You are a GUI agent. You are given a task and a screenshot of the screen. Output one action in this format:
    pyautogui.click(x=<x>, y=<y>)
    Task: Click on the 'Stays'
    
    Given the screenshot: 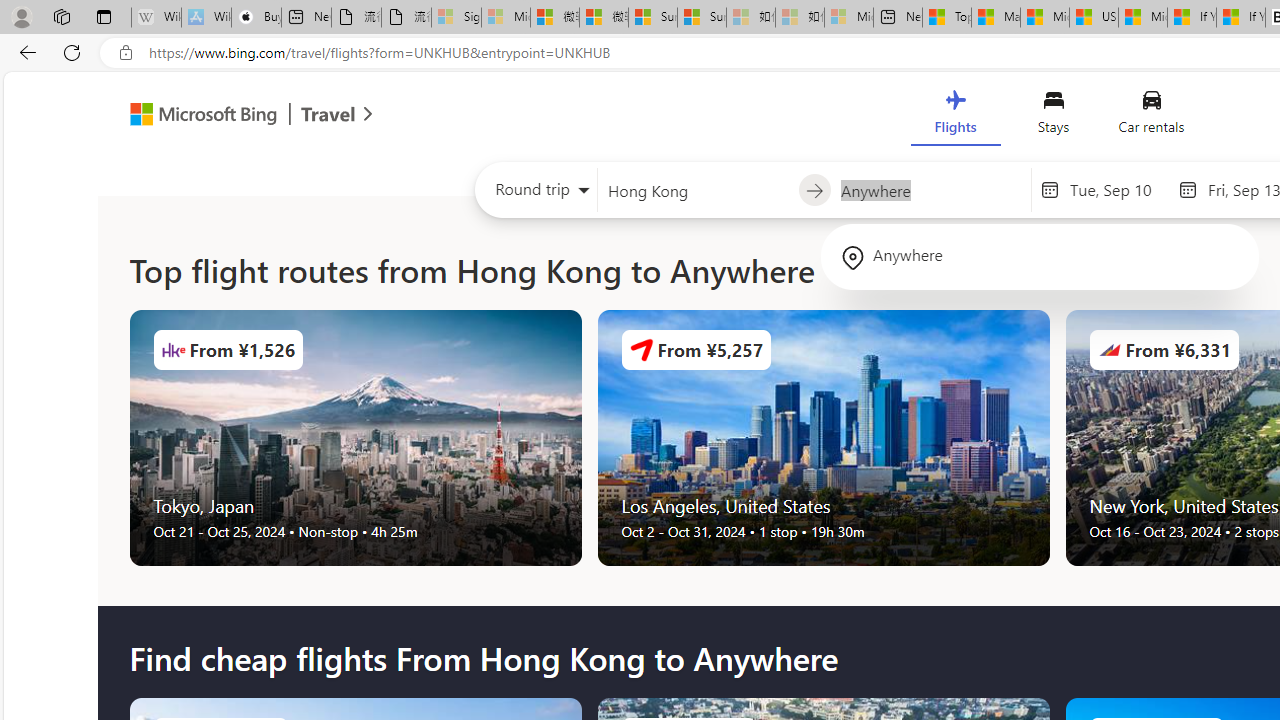 What is the action you would take?
    pyautogui.click(x=1053, y=117)
    